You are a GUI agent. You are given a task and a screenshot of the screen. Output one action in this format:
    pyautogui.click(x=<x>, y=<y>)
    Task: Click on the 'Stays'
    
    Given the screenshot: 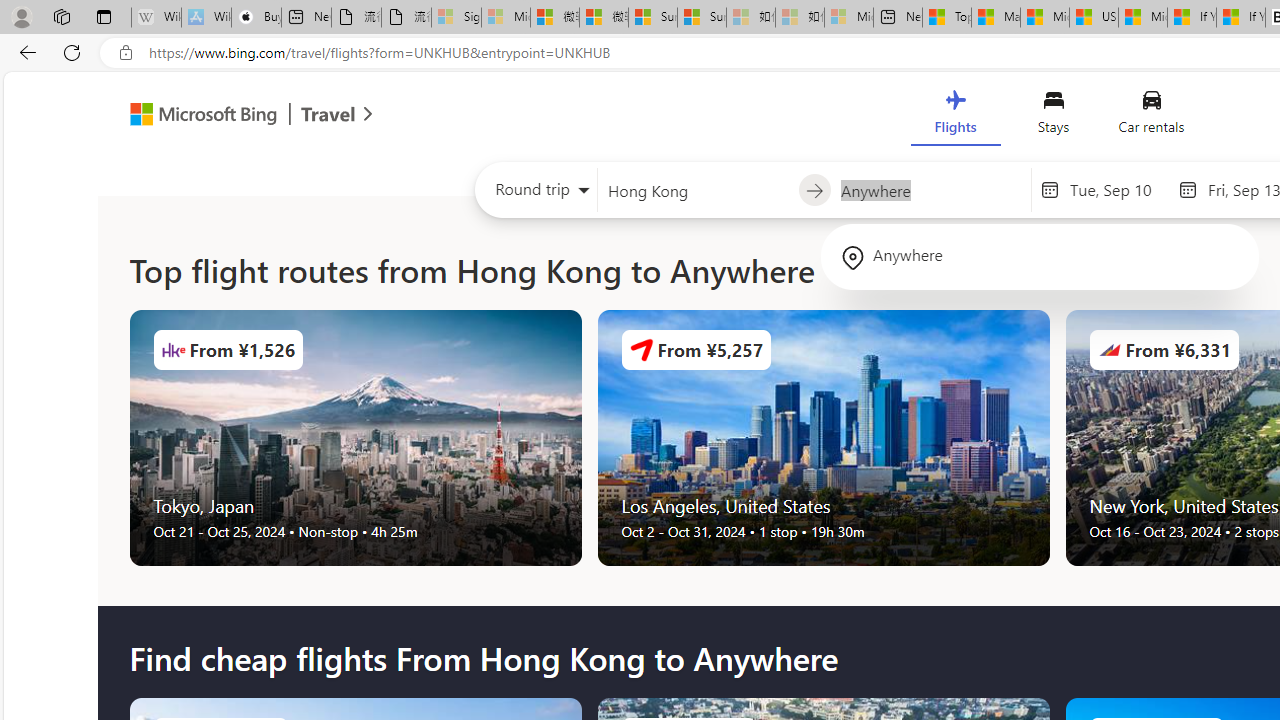 What is the action you would take?
    pyautogui.click(x=1053, y=117)
    